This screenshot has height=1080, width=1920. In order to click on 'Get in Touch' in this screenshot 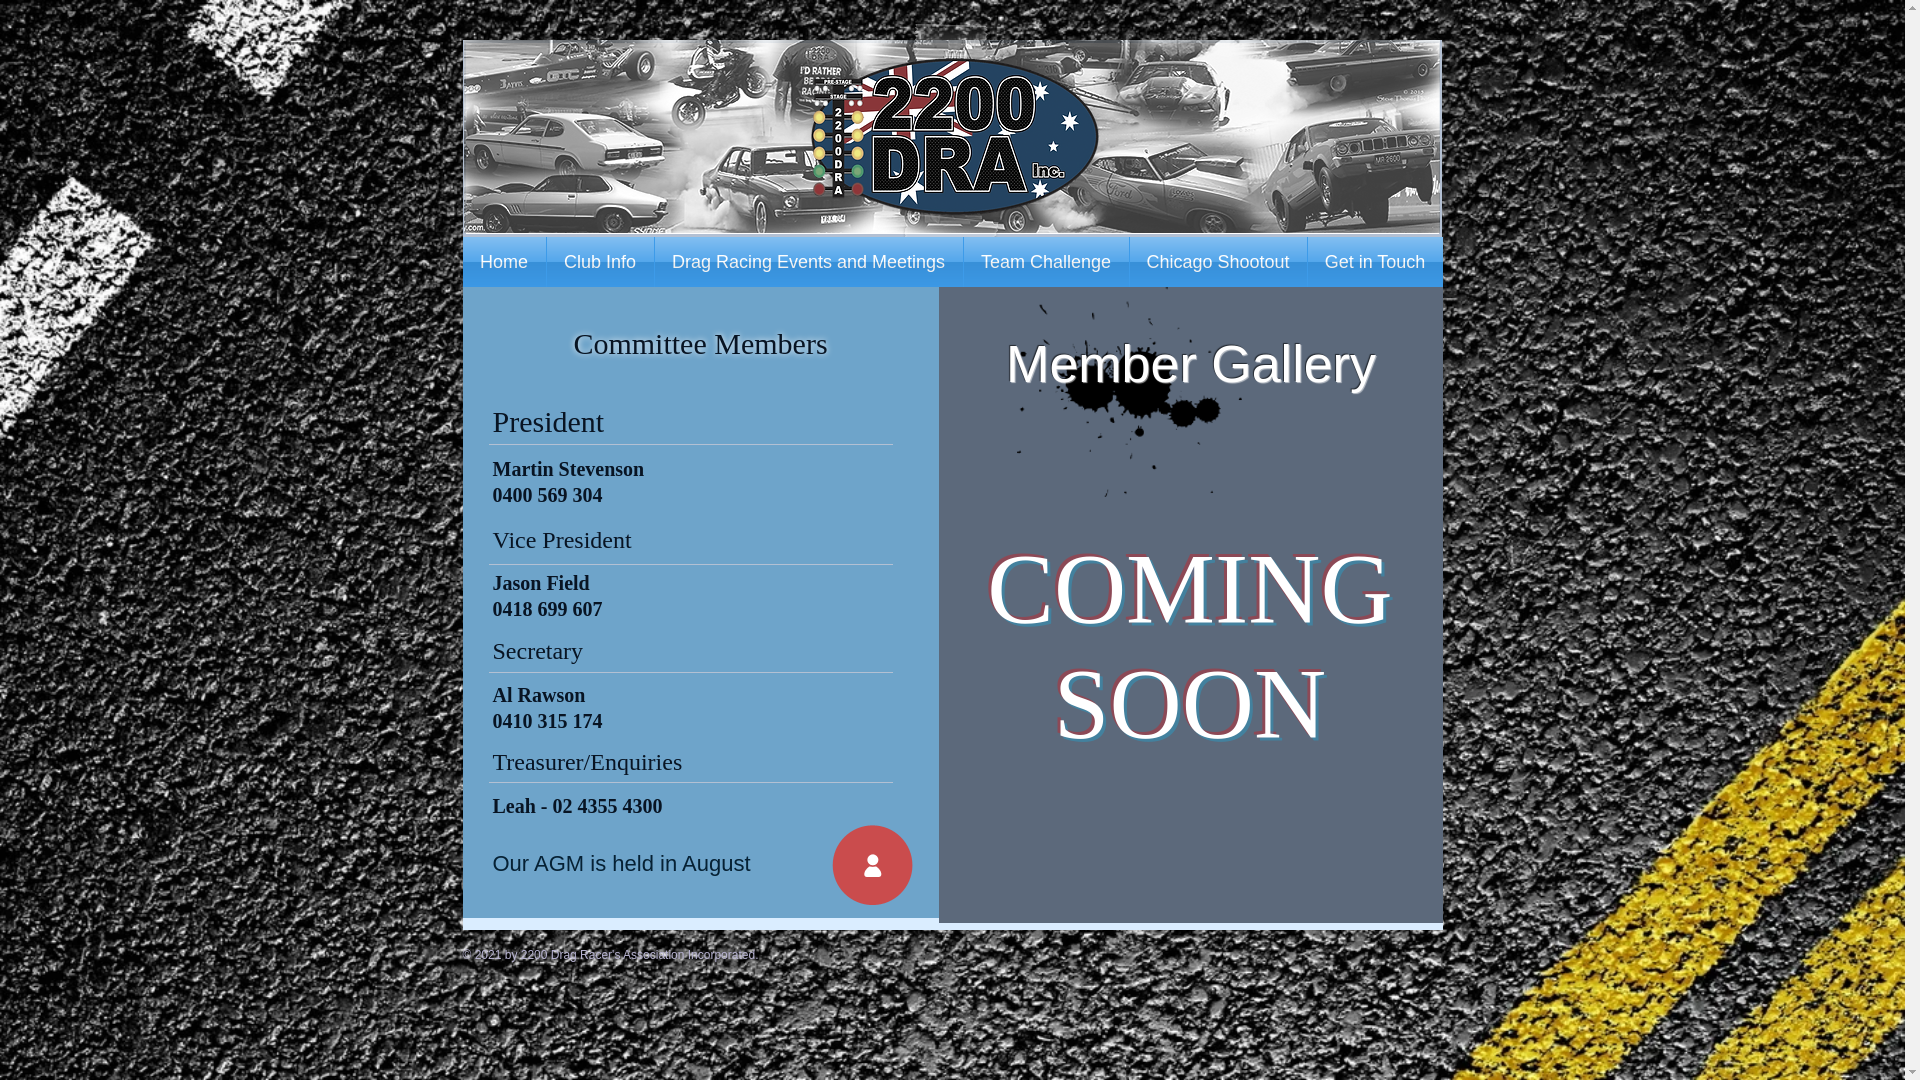, I will do `click(1374, 261)`.